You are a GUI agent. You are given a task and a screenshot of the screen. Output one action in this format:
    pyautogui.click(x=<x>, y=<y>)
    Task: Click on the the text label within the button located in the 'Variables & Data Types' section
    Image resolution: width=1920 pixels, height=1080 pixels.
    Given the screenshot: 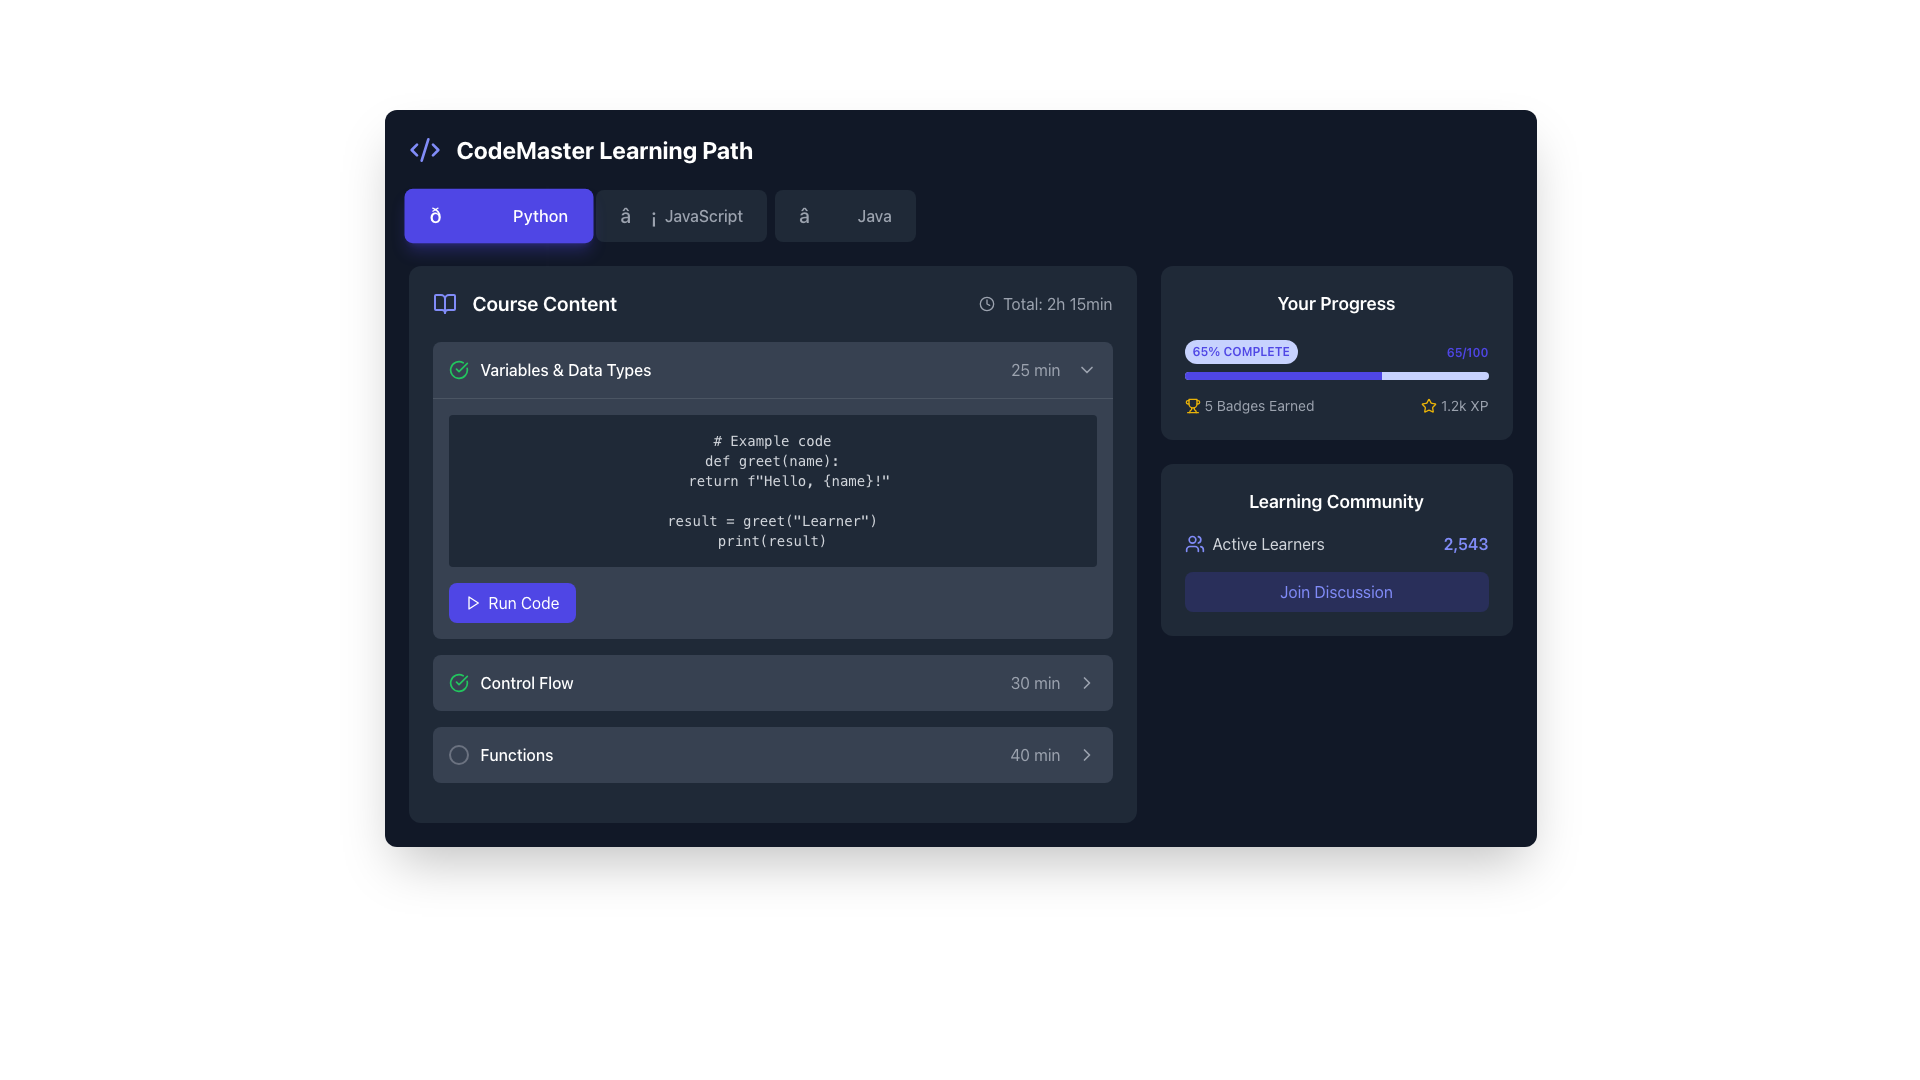 What is the action you would take?
    pyautogui.click(x=523, y=601)
    